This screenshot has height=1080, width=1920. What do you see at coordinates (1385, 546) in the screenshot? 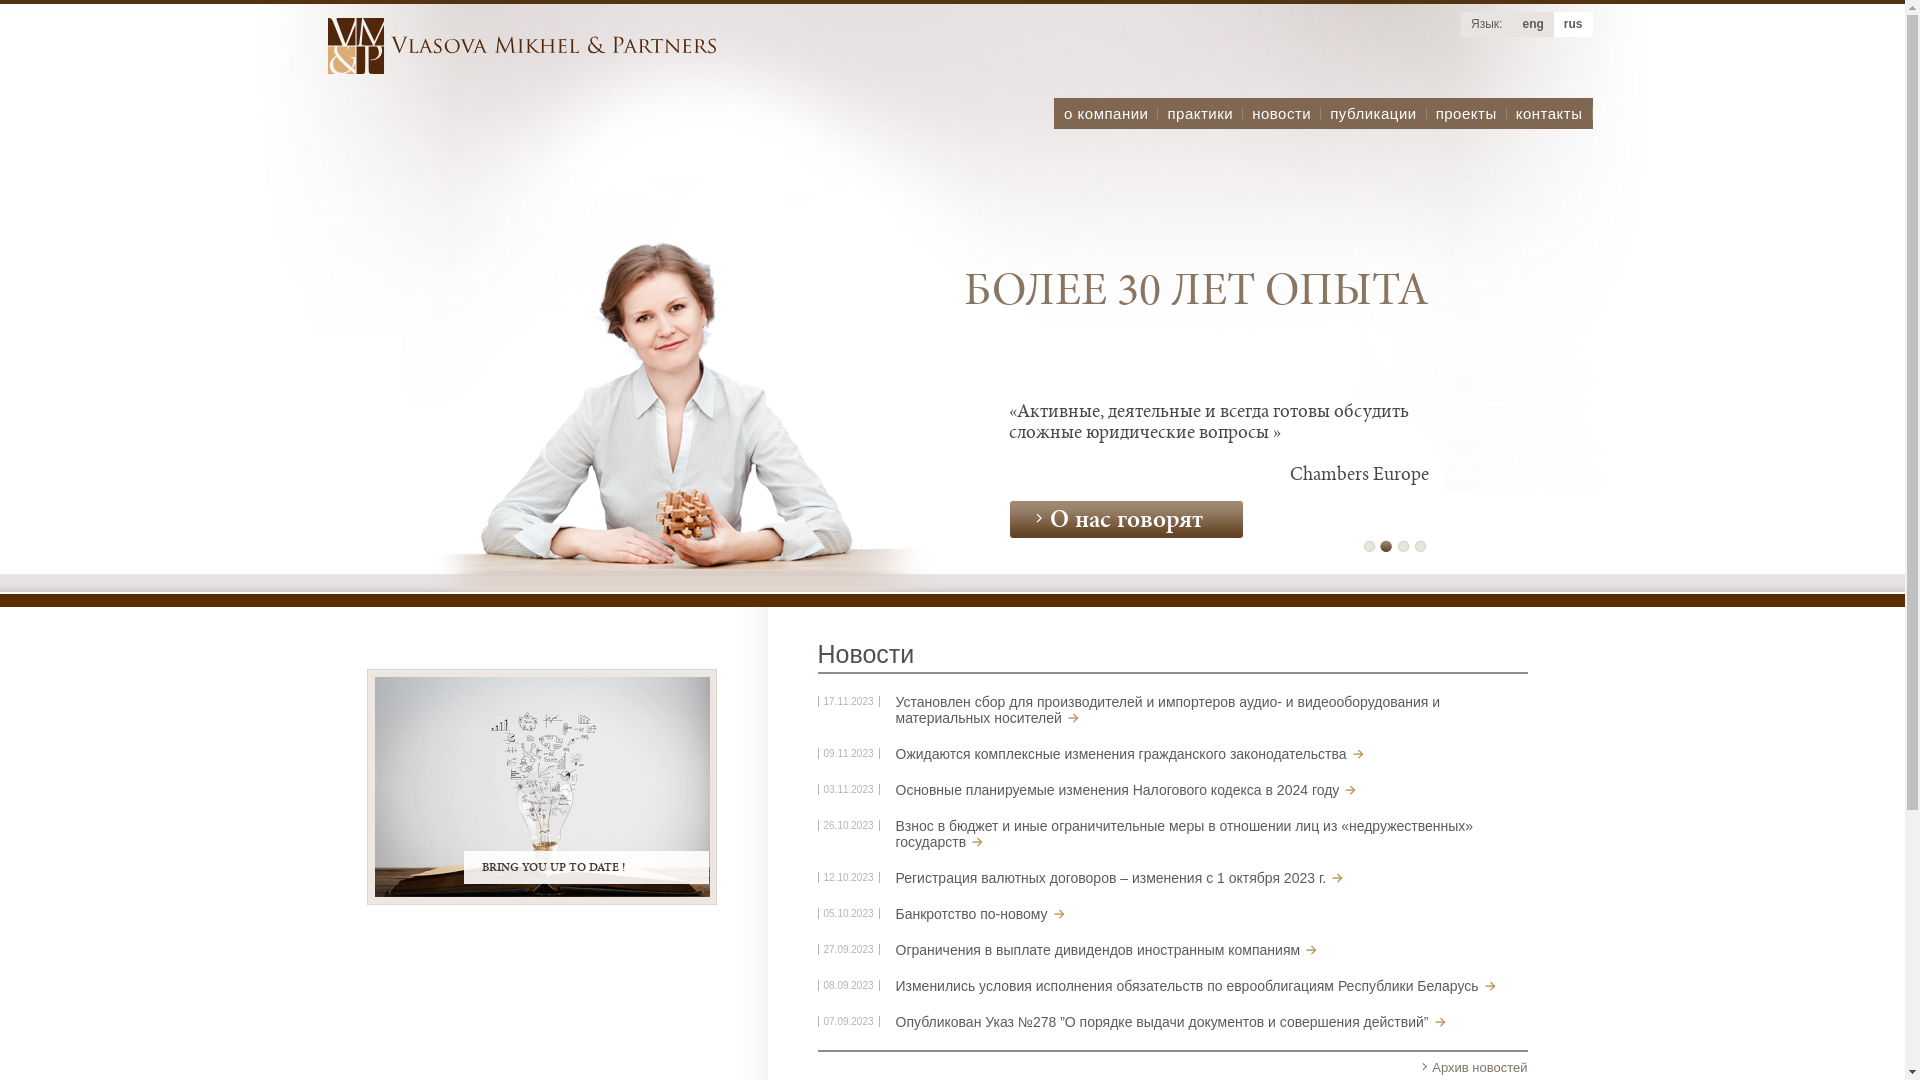
I see `'2'` at bounding box center [1385, 546].